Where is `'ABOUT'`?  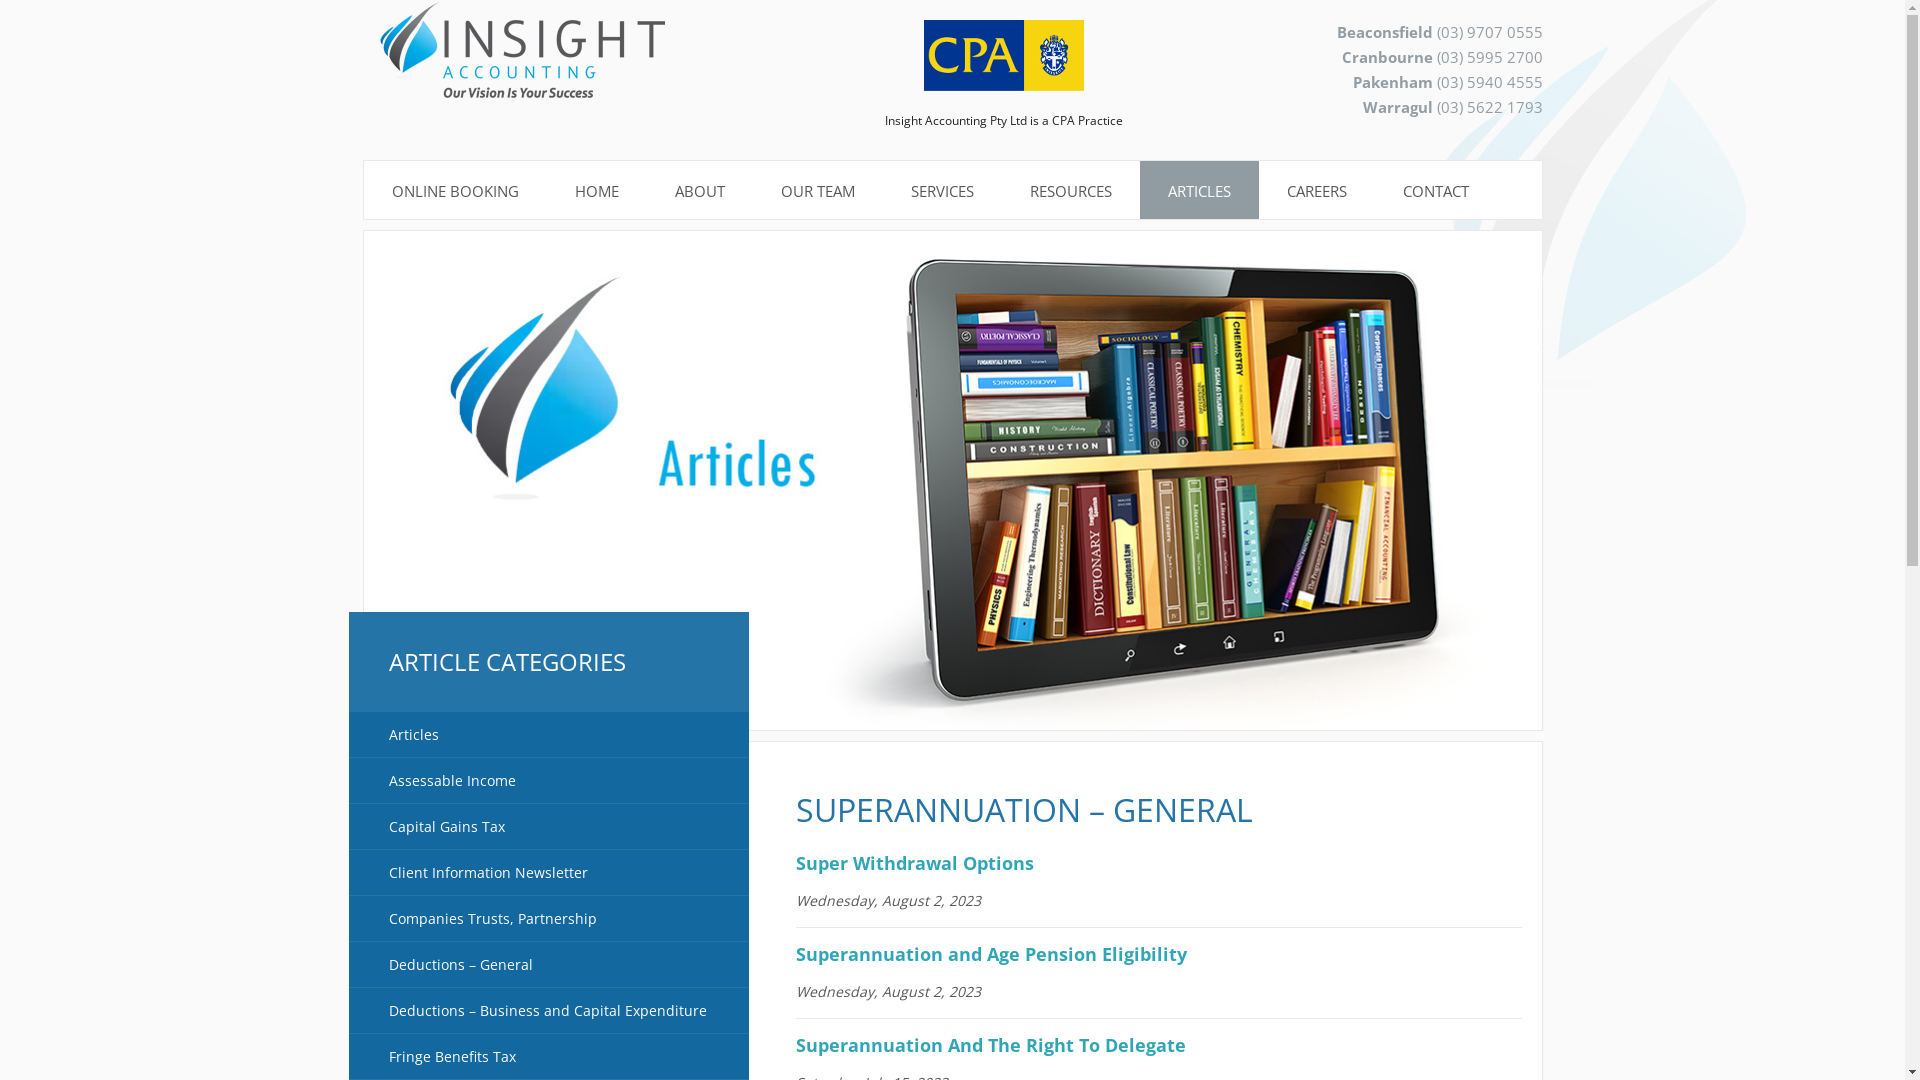
'ABOUT' is located at coordinates (699, 191).